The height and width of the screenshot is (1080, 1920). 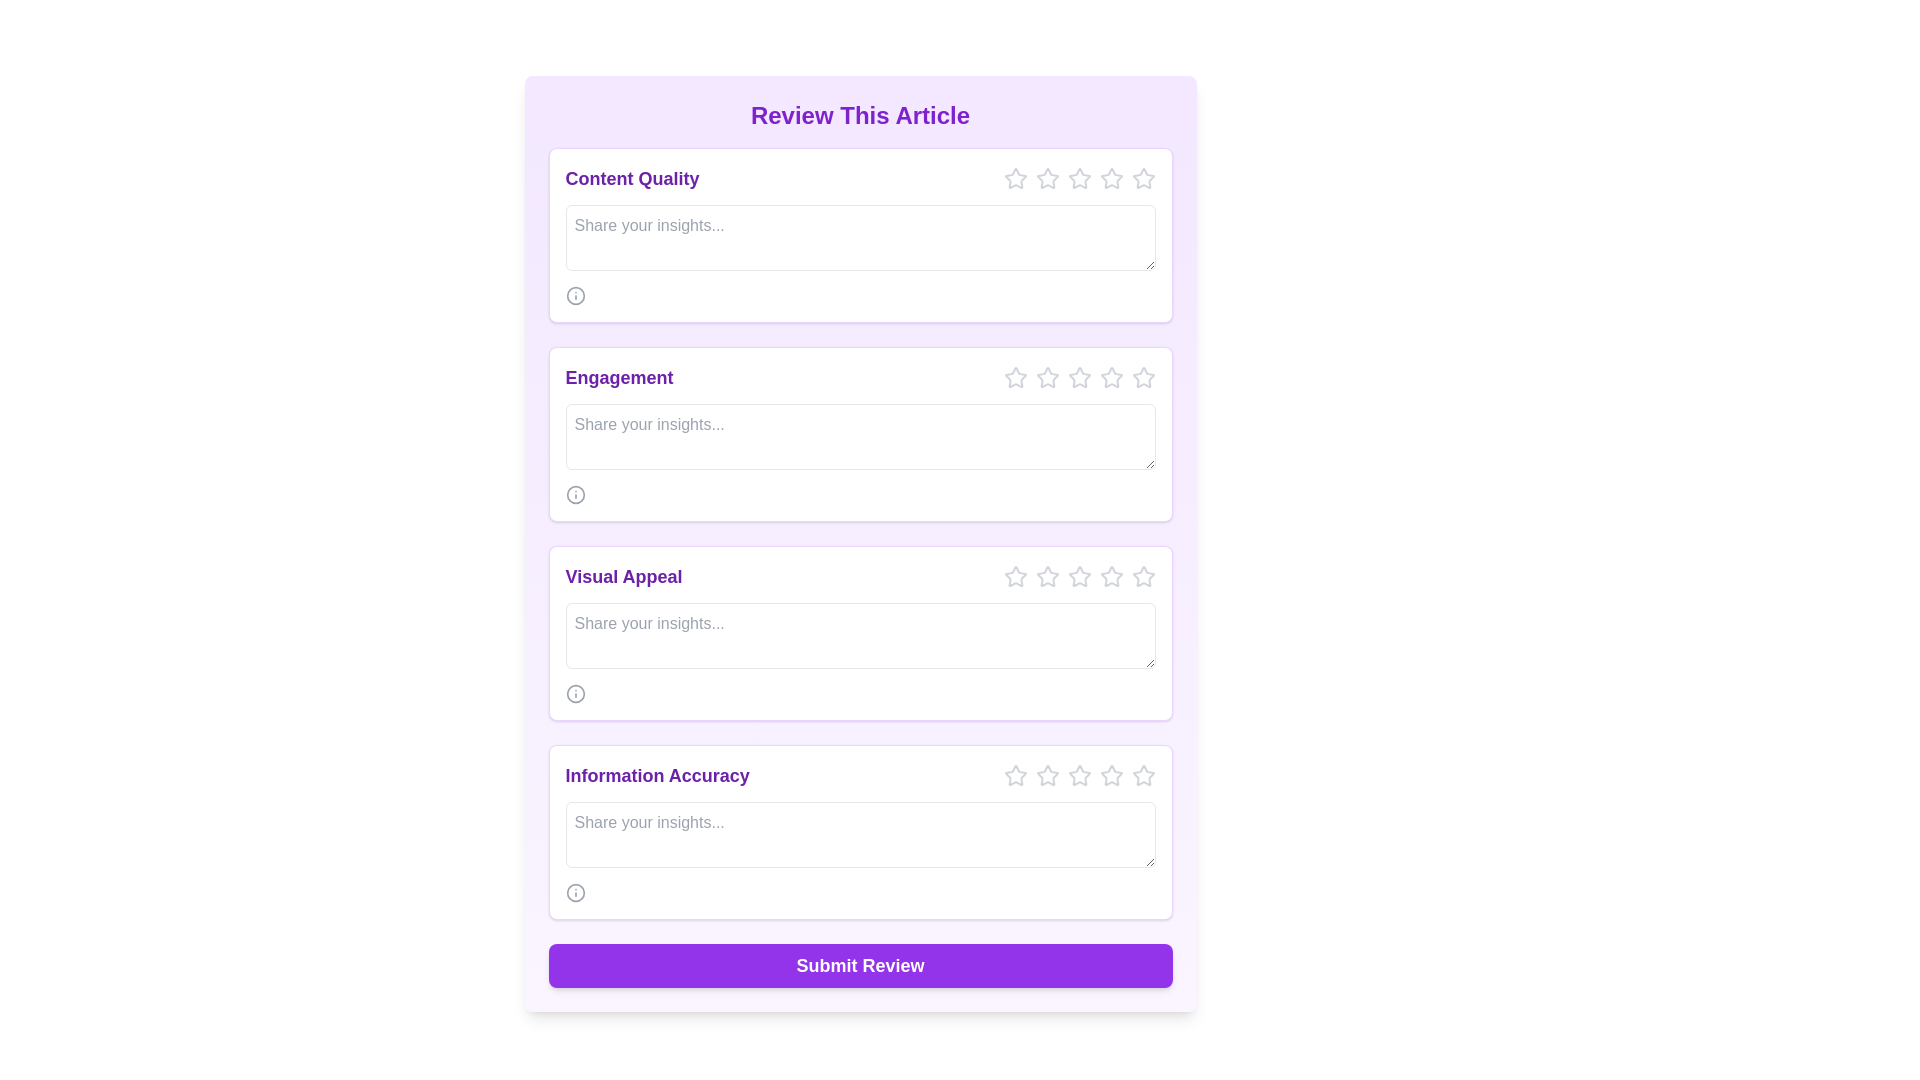 I want to click on the fourth star-shaped rating icon in the 'Visual Appeal' section, so click(x=1078, y=577).